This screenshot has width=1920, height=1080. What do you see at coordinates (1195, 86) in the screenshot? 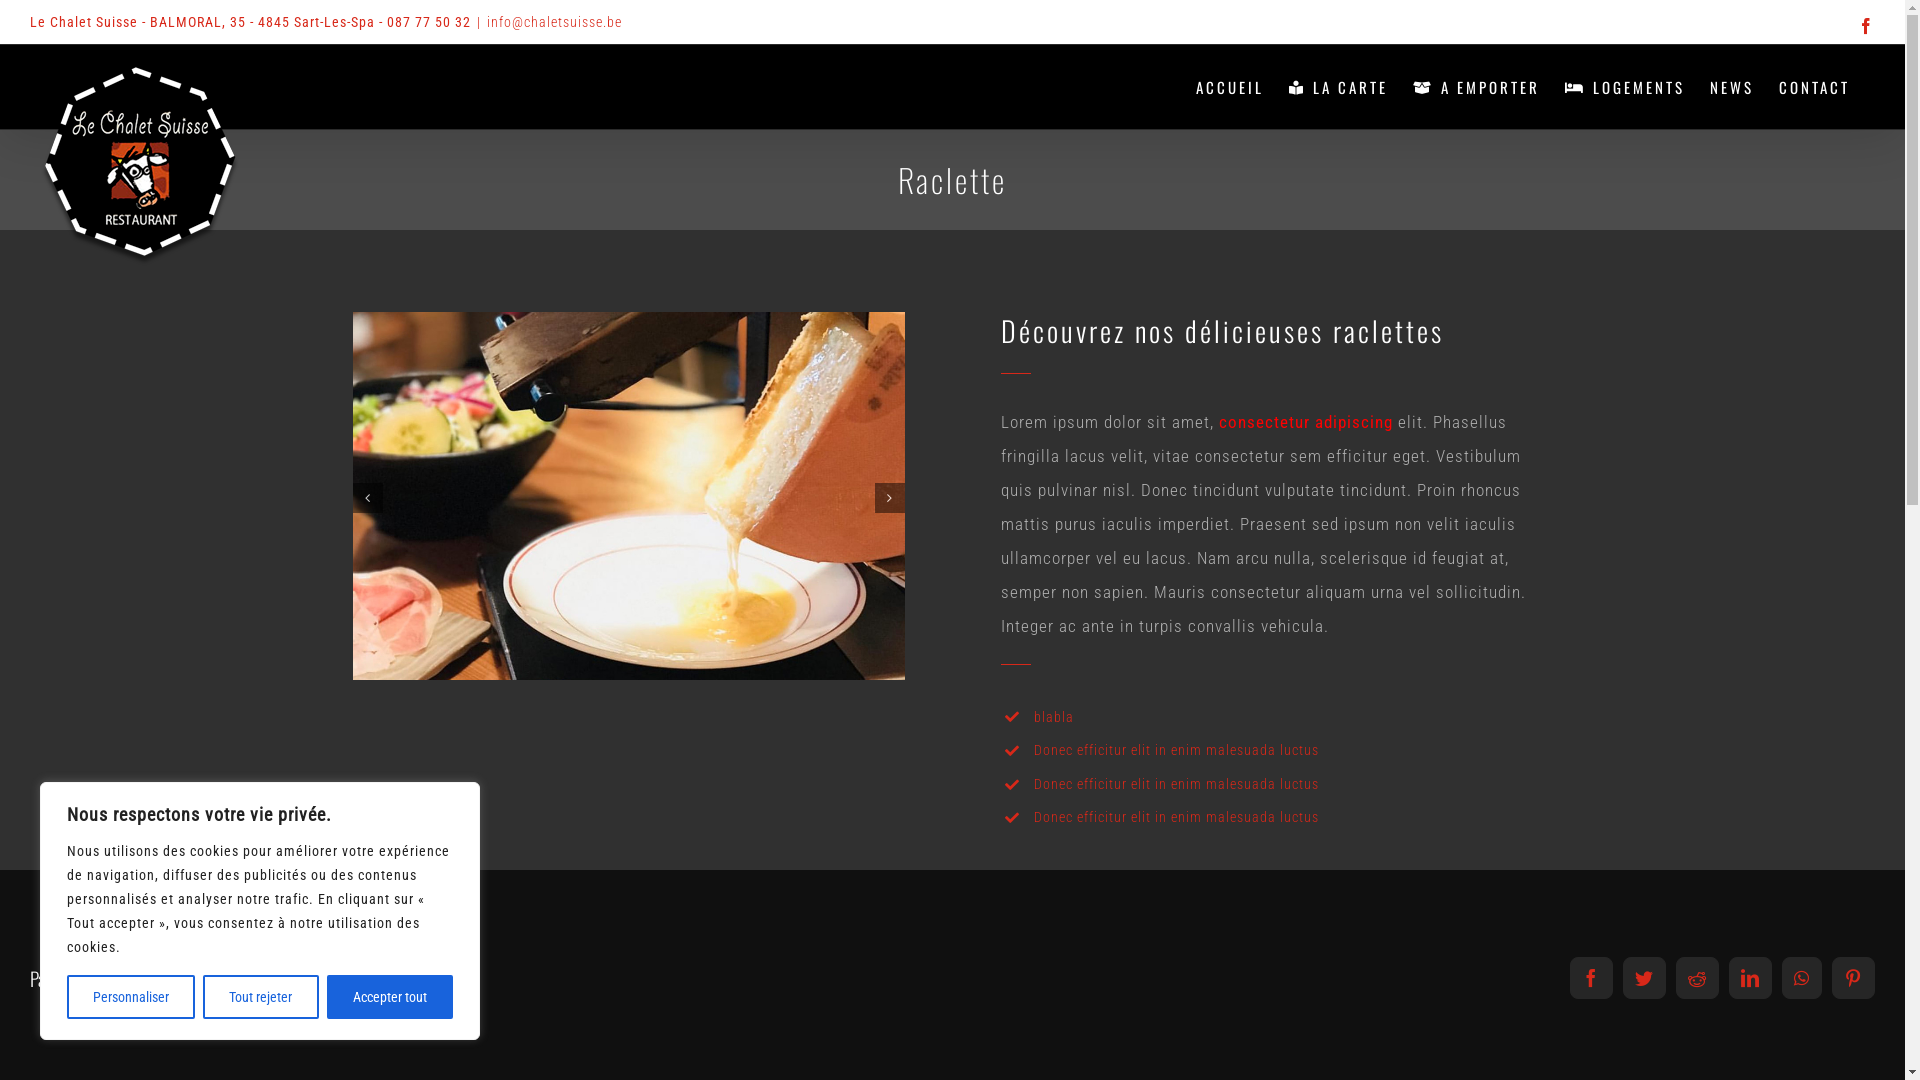
I see `'ACCUEIL'` at bounding box center [1195, 86].